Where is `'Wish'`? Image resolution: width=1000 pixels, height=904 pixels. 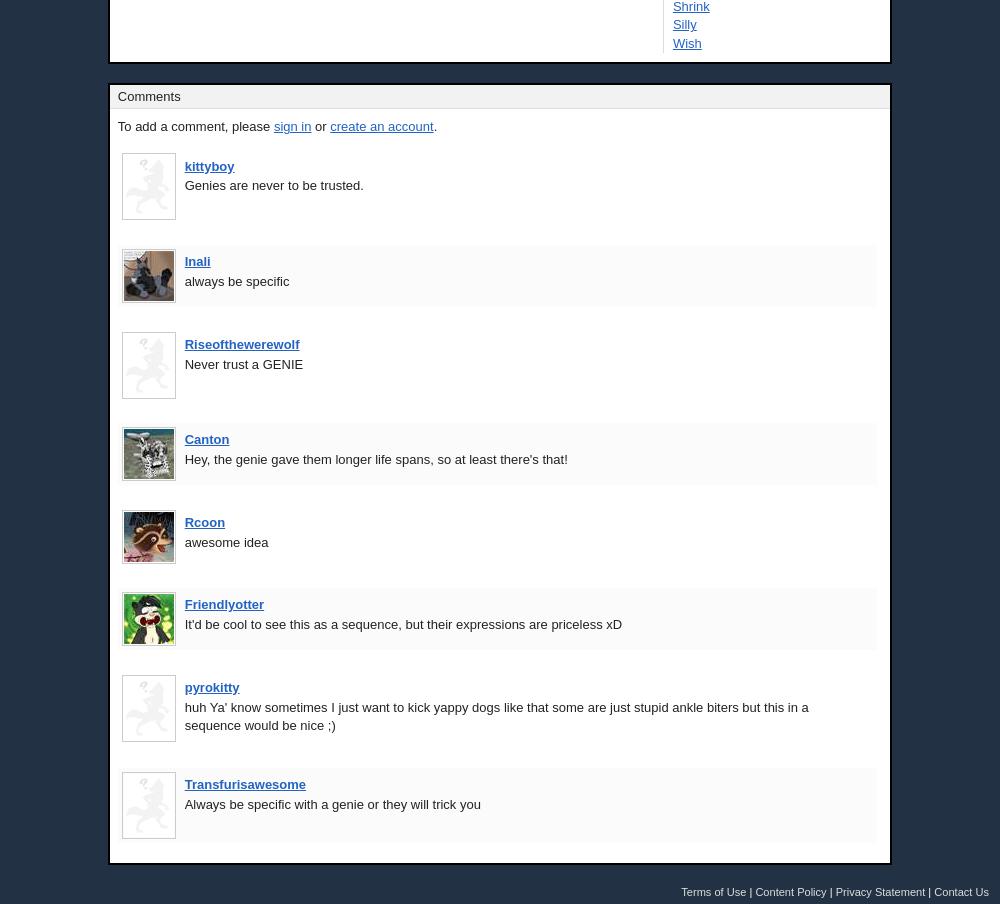 'Wish' is located at coordinates (686, 41).